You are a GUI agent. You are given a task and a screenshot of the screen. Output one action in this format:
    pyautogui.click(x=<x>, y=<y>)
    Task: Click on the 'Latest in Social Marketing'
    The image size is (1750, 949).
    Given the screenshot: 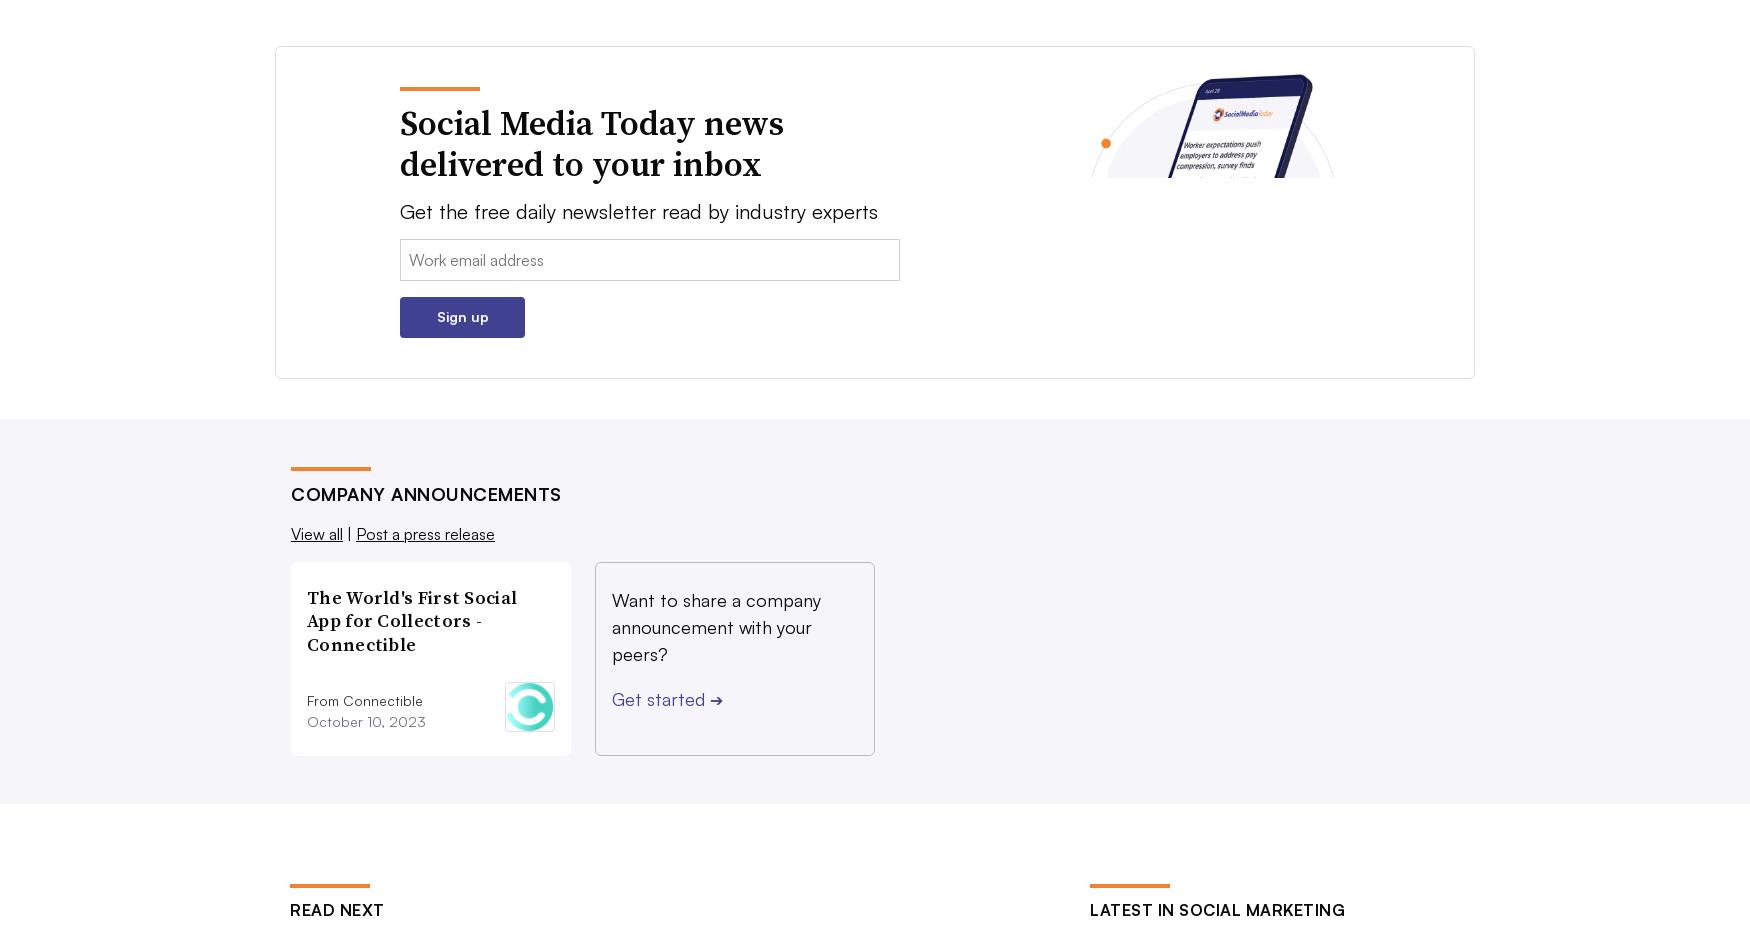 What is the action you would take?
    pyautogui.click(x=1217, y=908)
    